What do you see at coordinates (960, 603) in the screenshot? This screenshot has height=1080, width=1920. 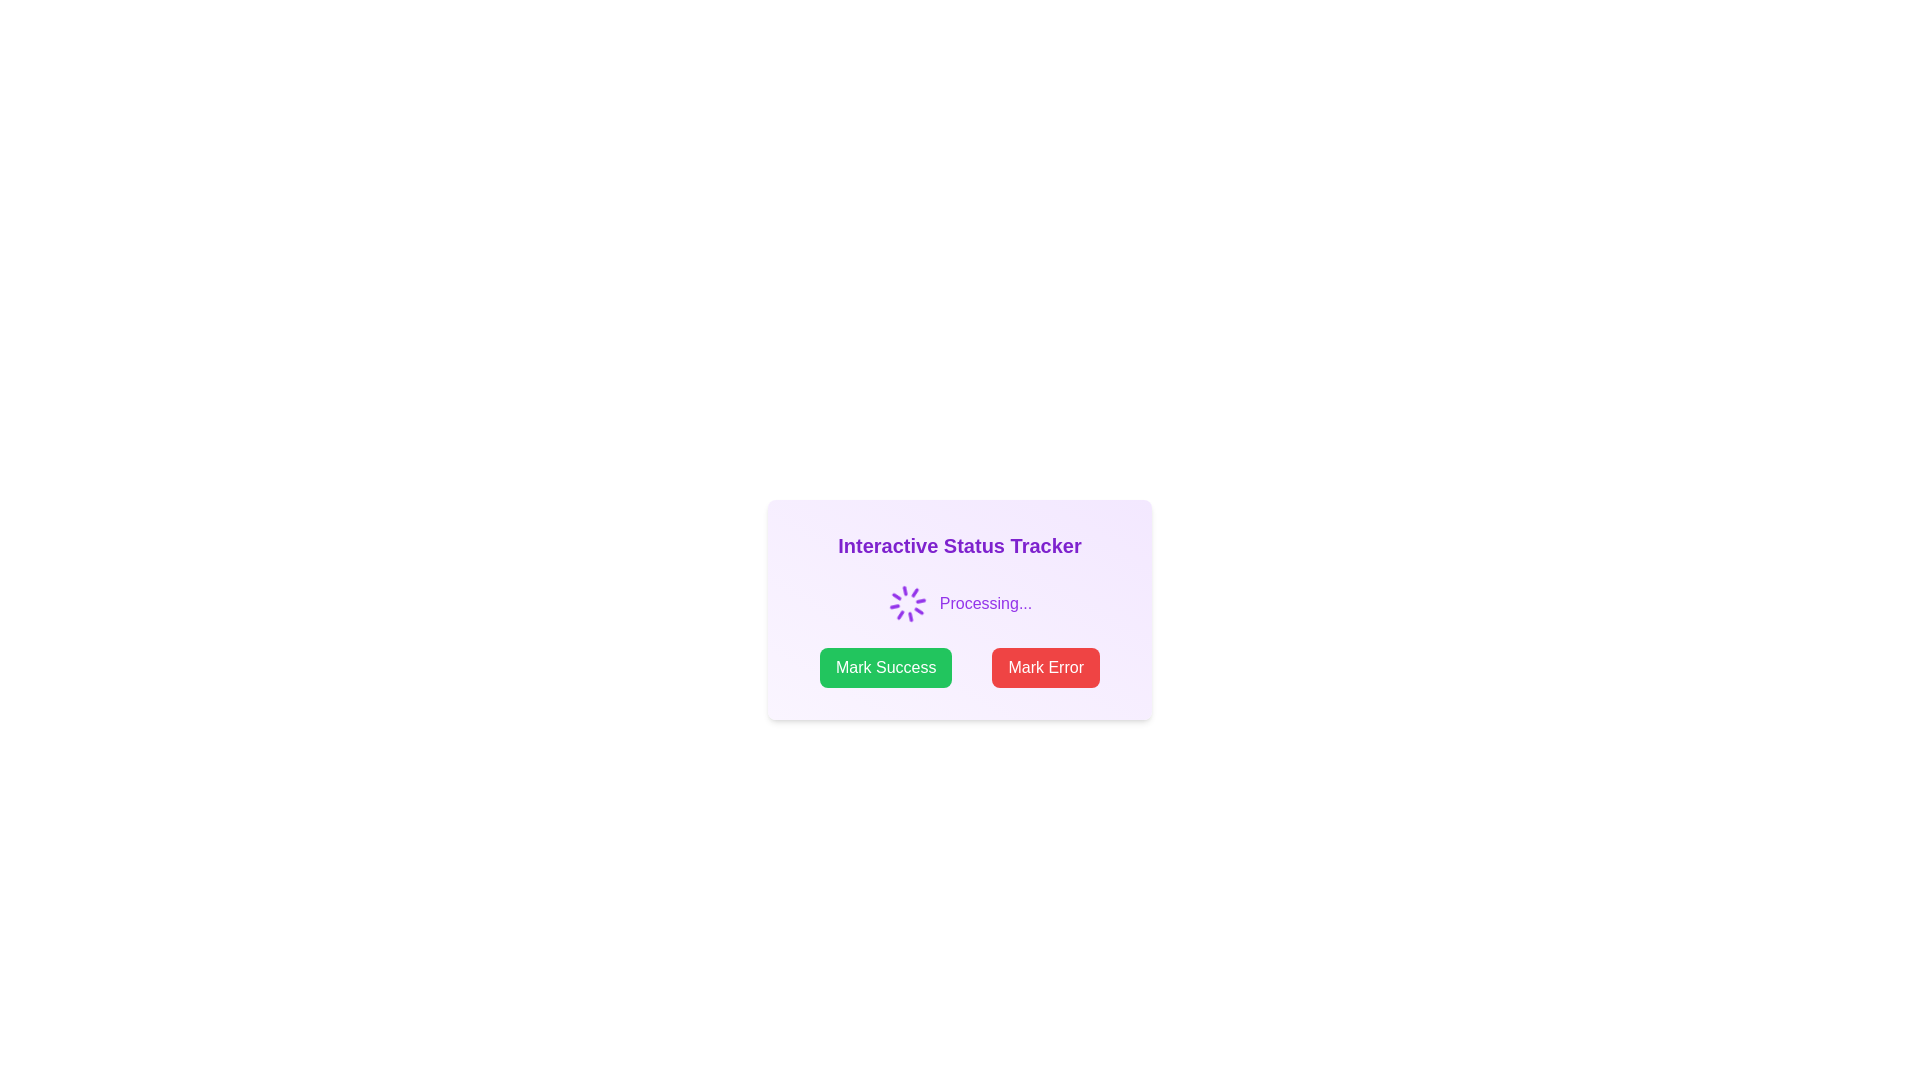 I see `the animated status indicator that shows 'Processing...' located below 'Interactive Status Tracker' and above the buttons 'Mark Success' and 'Mark Error'` at bounding box center [960, 603].